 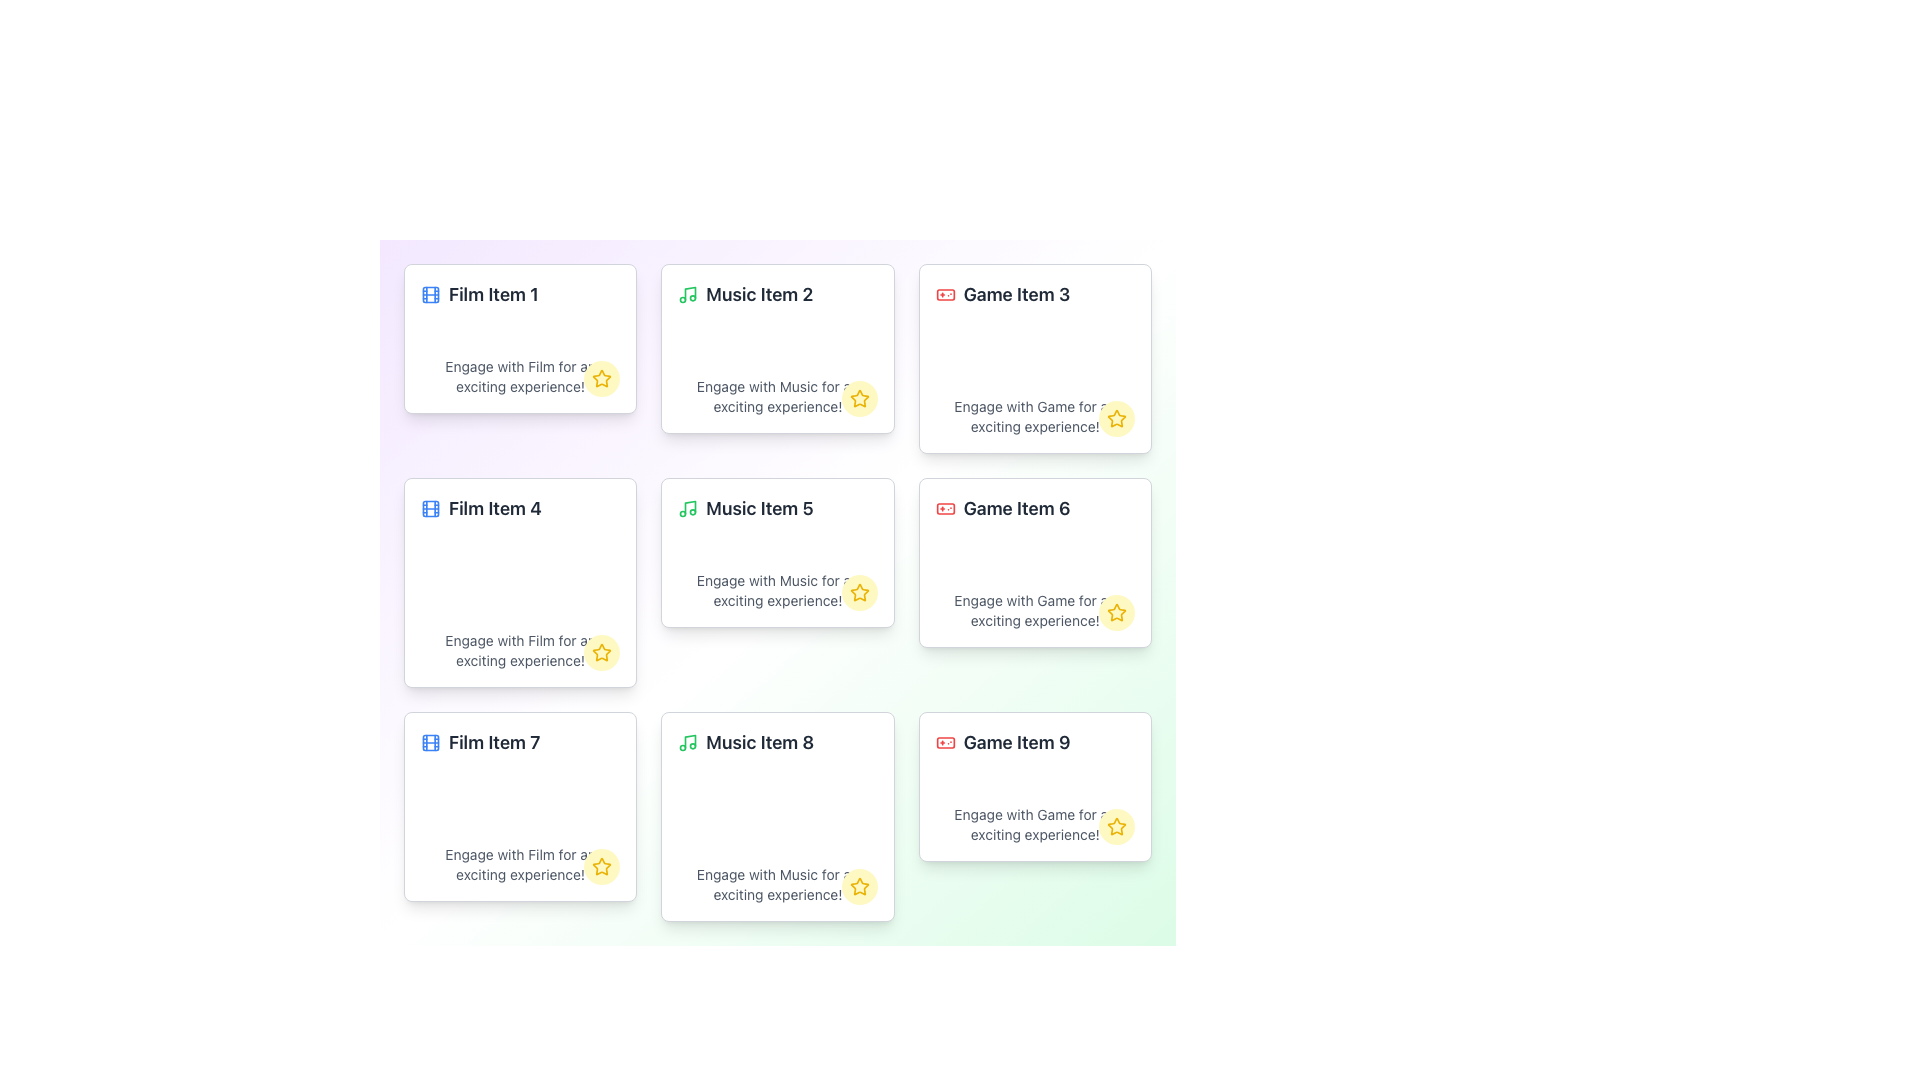 I want to click on the Content card displaying information about 'Game Item 9' located in the bottom-right corner of the grid layout to observe any visual changes, so click(x=1035, y=785).